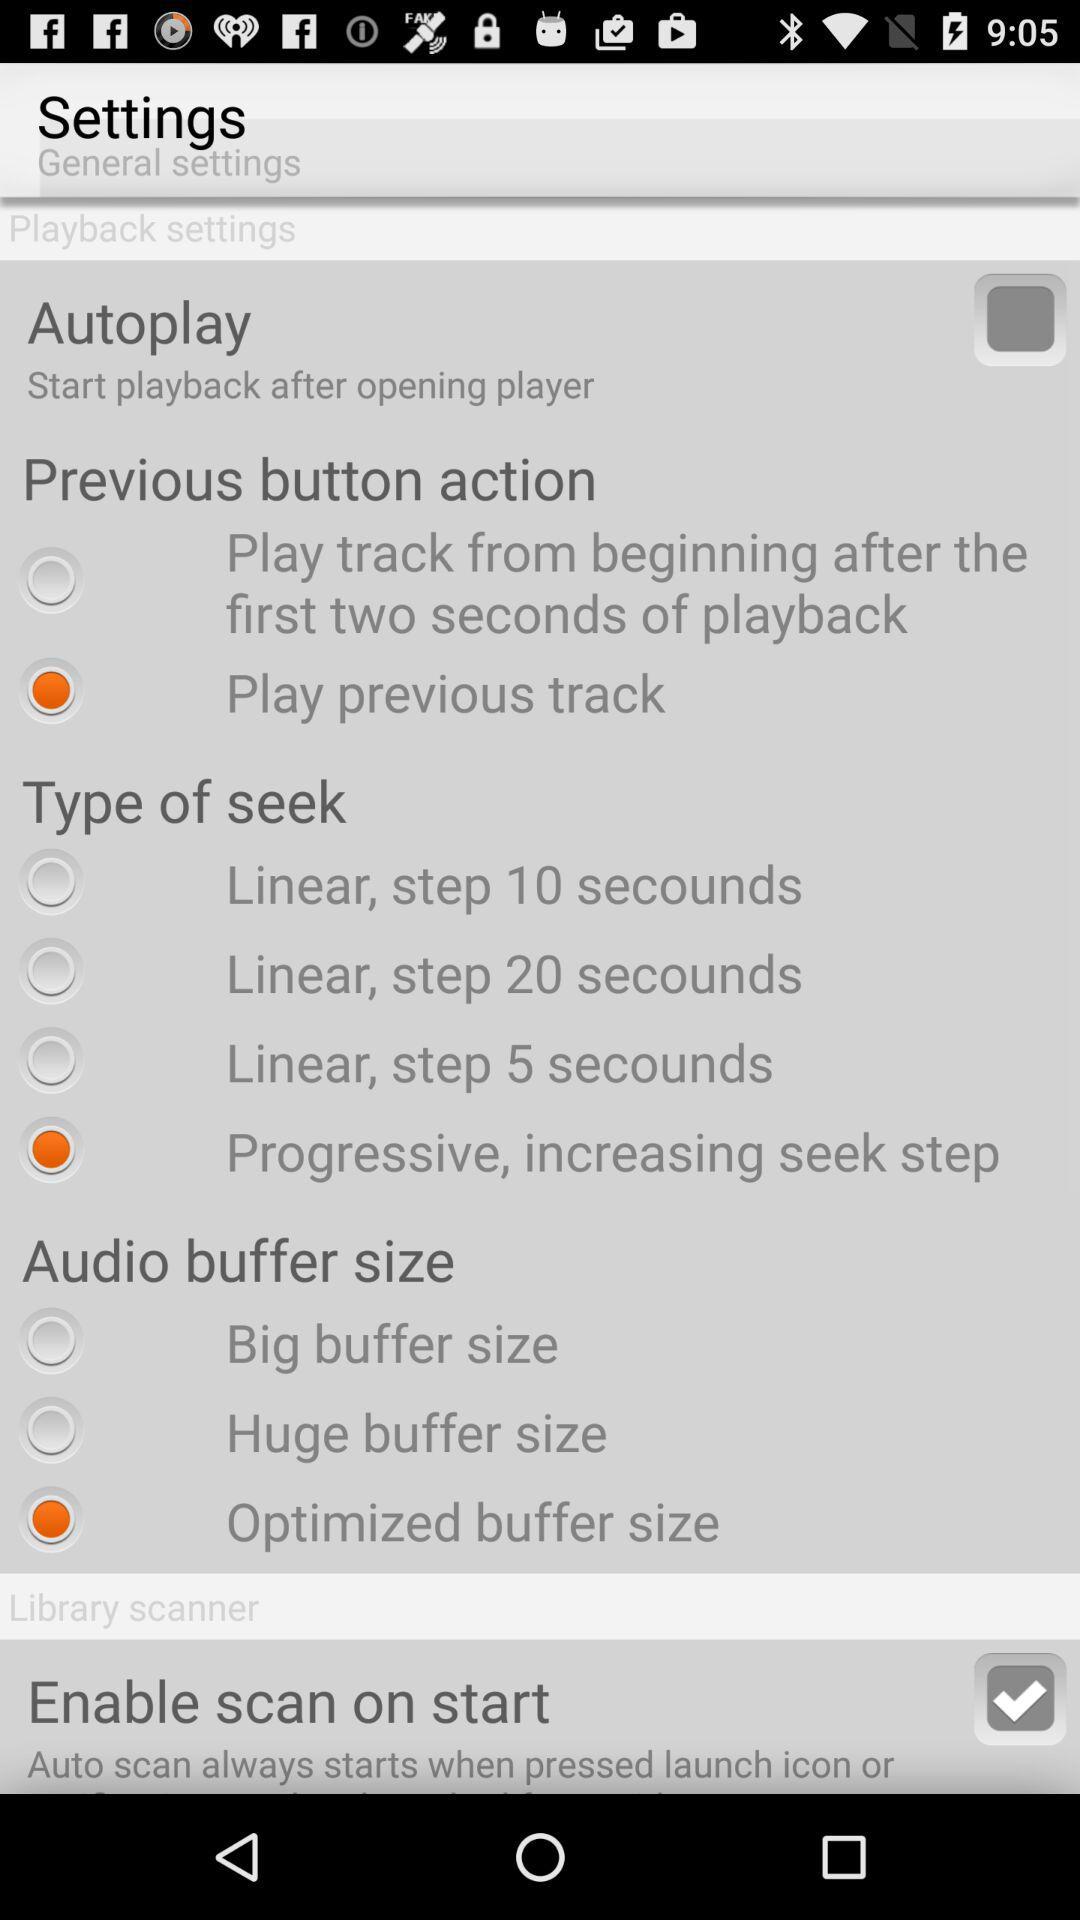 The width and height of the screenshot is (1080, 1920). I want to click on autoplay option, so click(1020, 318).